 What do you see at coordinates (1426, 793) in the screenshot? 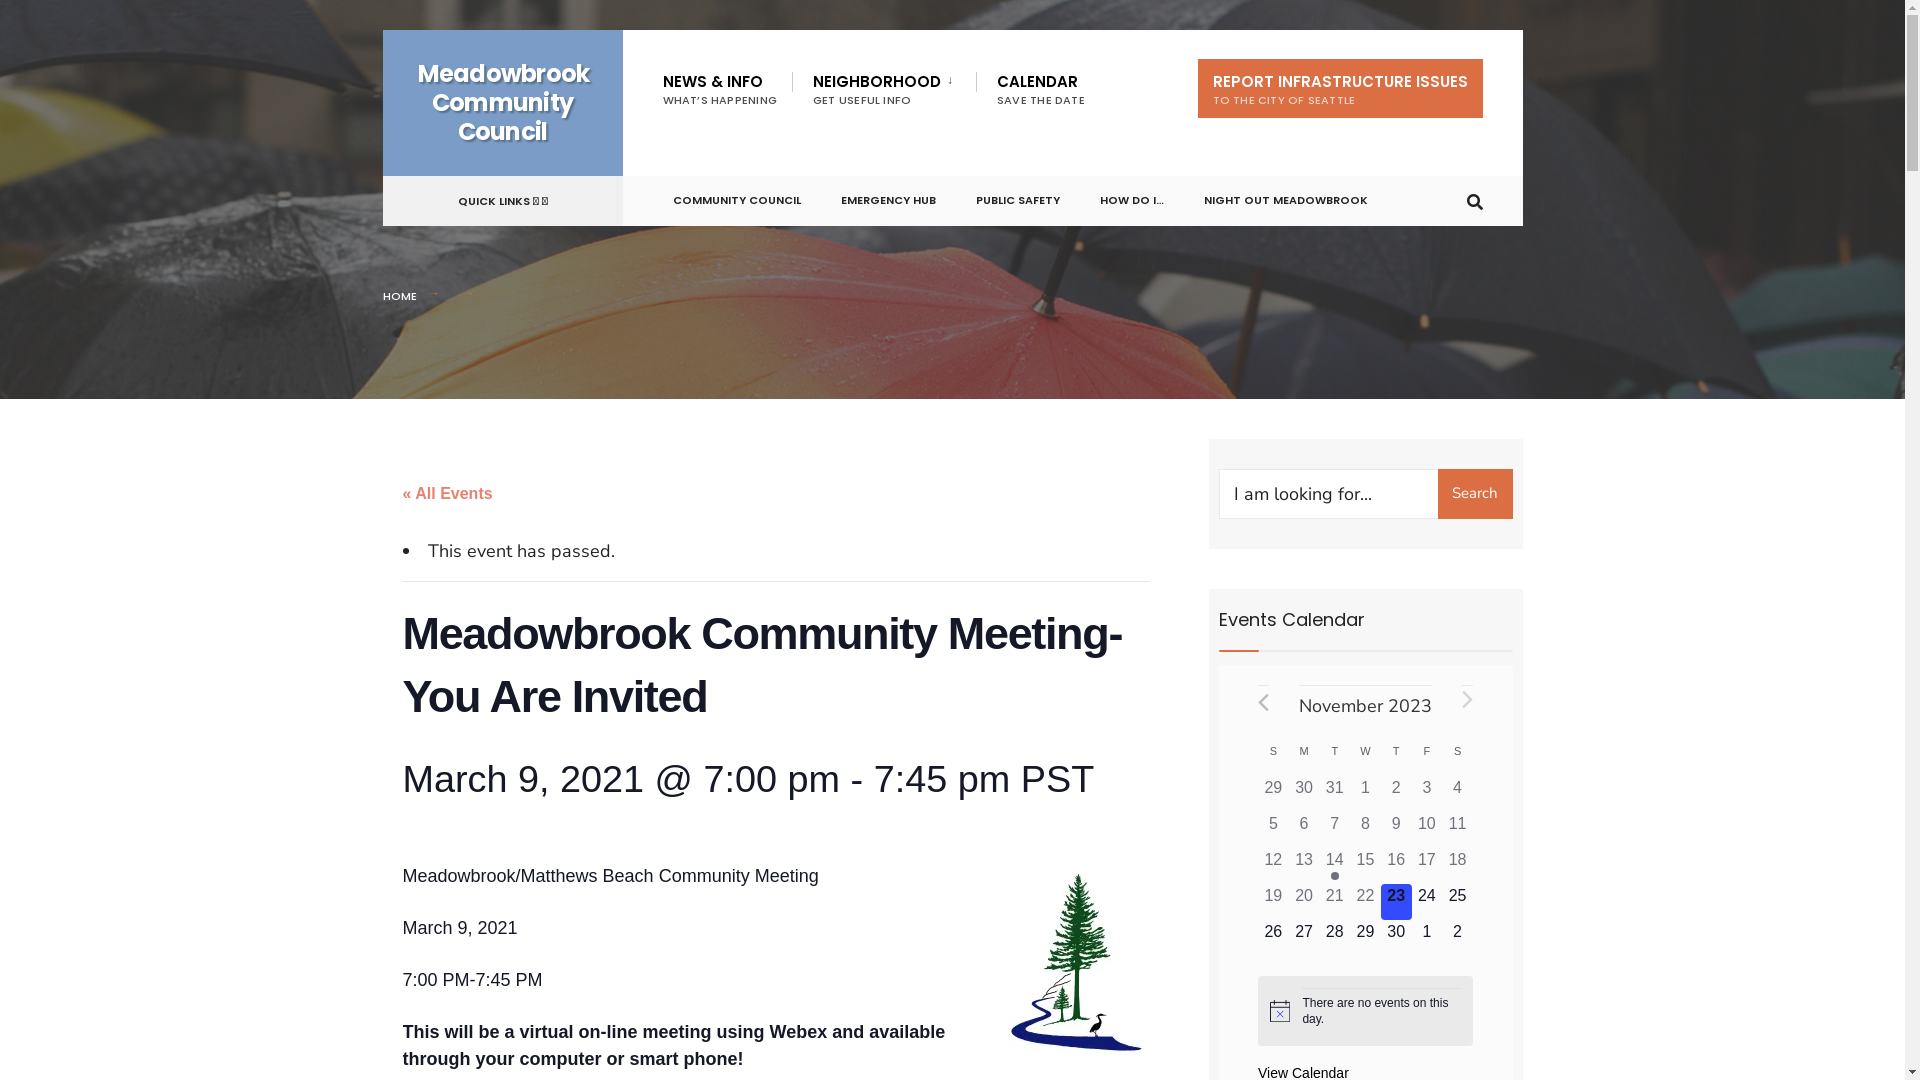
I see `'0 events,` at bounding box center [1426, 793].